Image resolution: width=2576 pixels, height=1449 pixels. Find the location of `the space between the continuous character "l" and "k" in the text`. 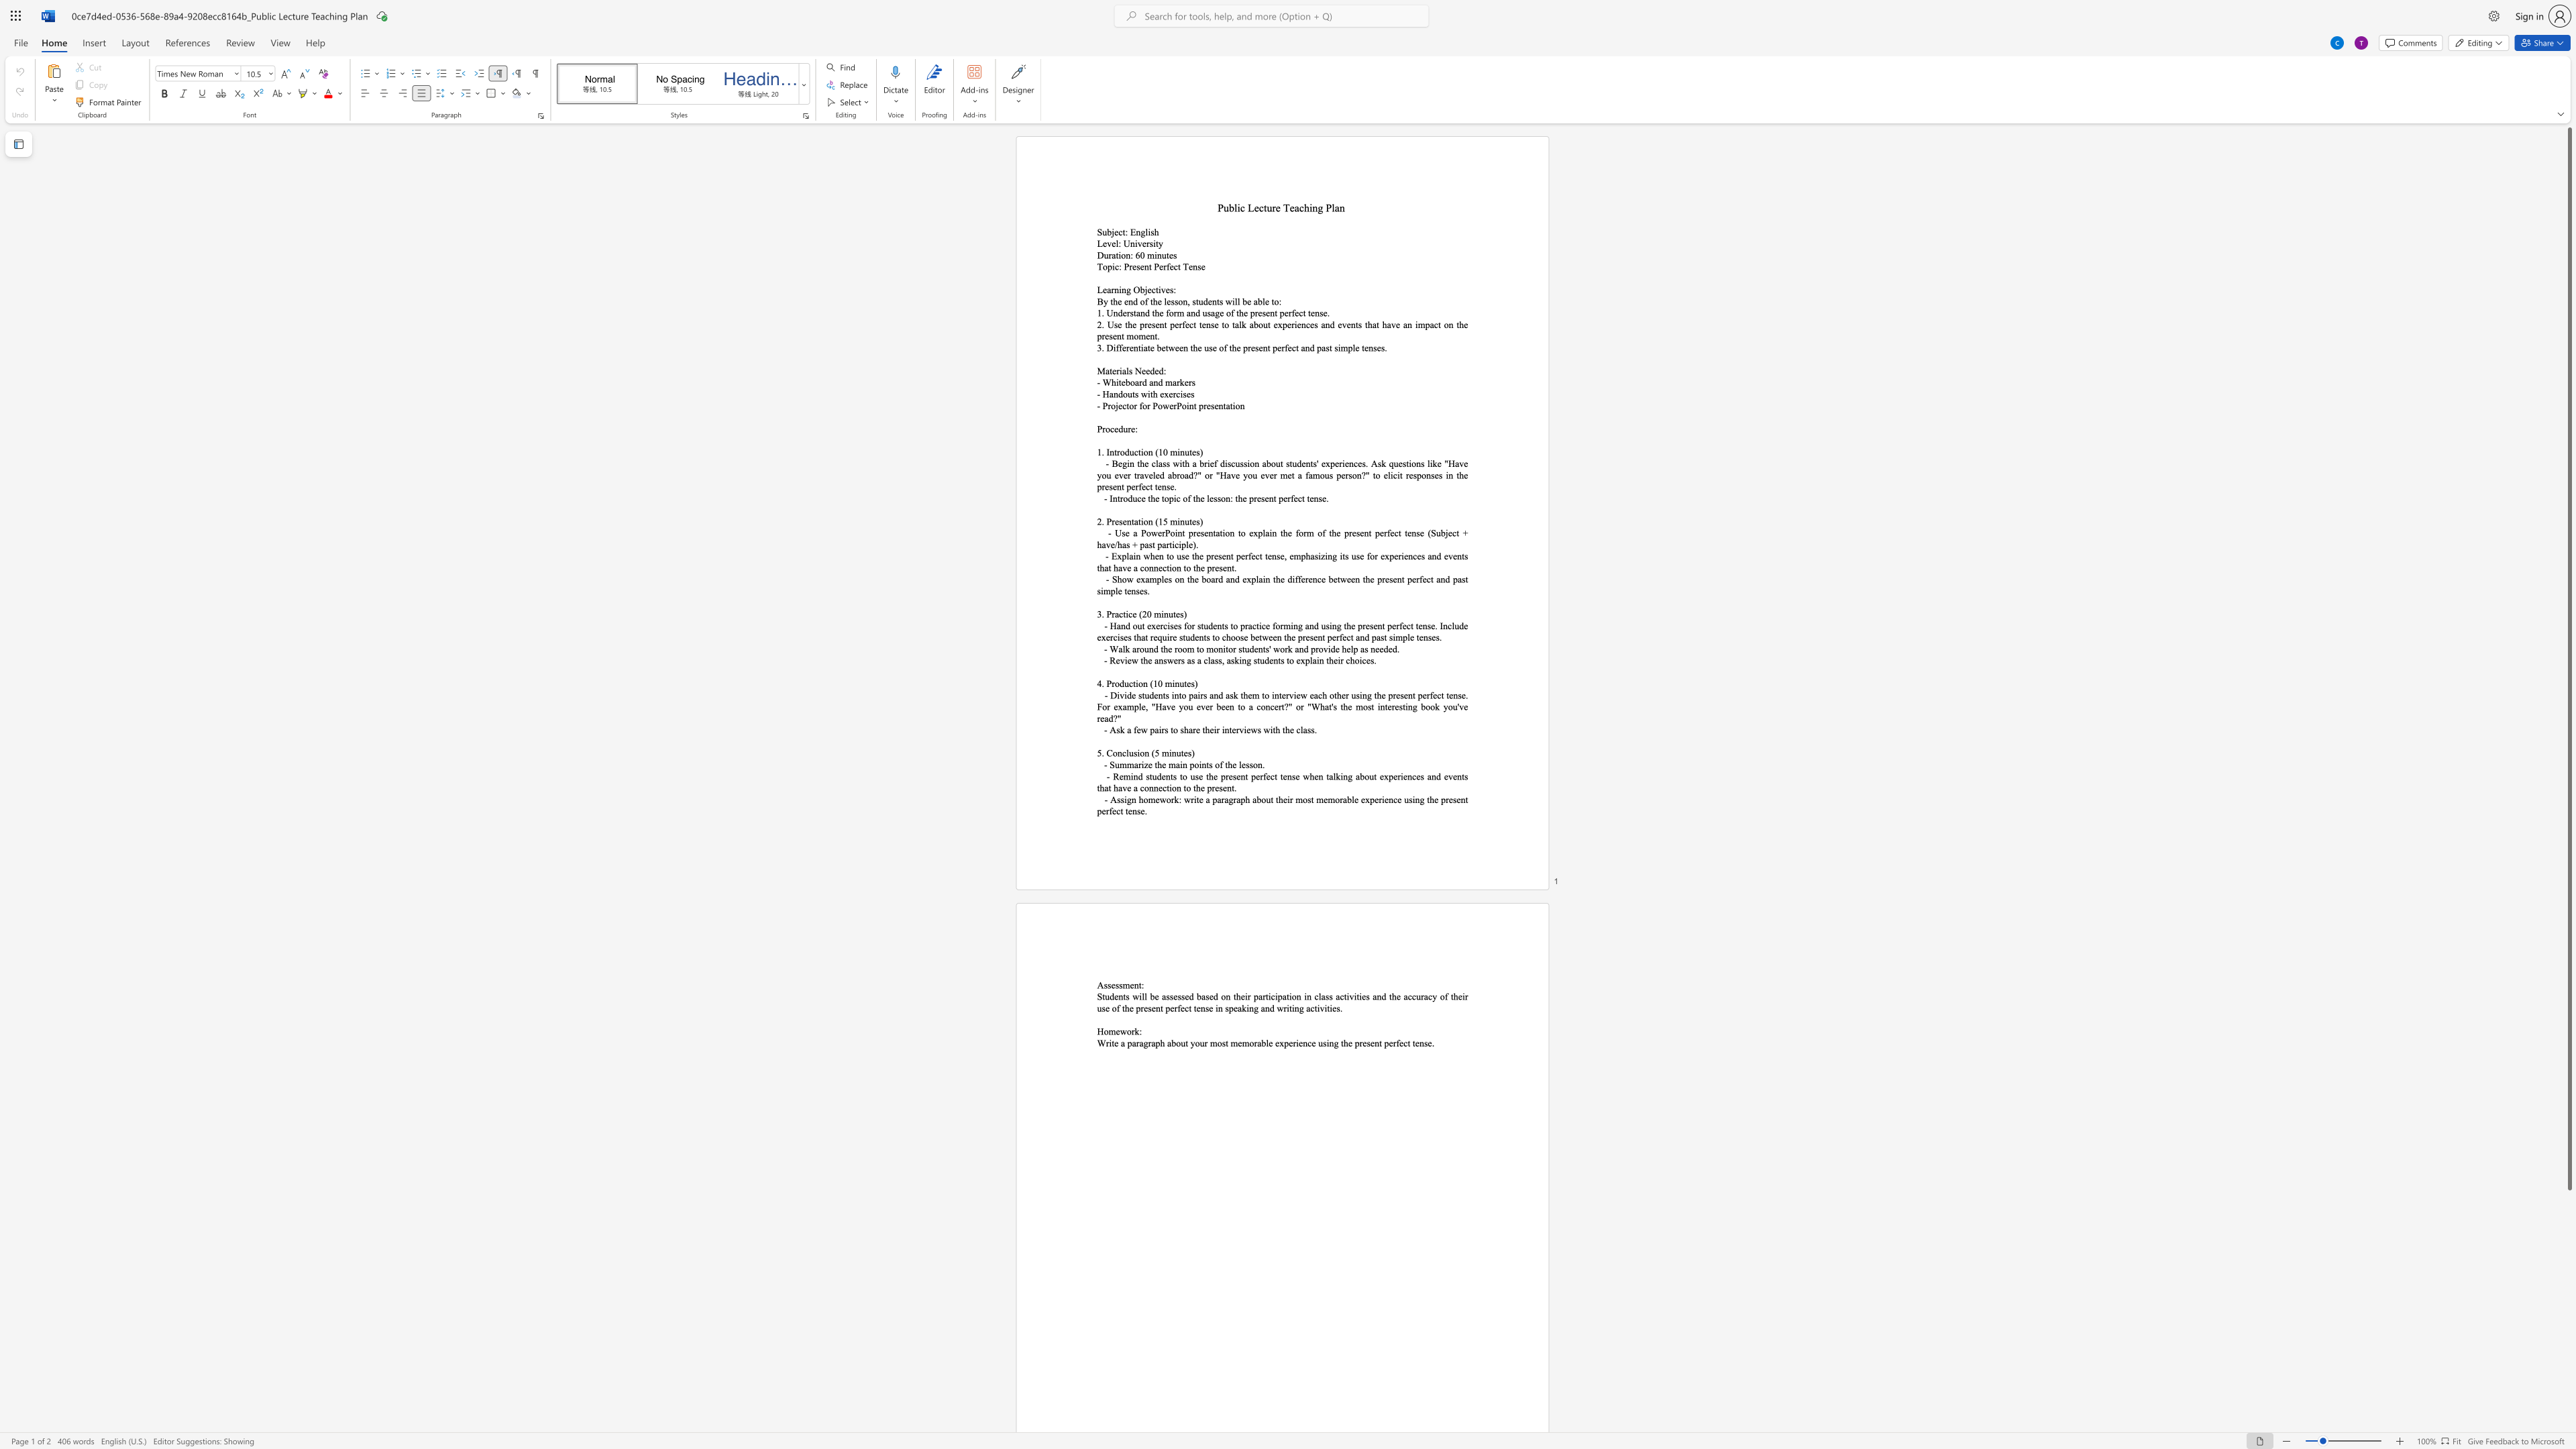

the space between the continuous character "l" and "k" in the text is located at coordinates (1241, 324).